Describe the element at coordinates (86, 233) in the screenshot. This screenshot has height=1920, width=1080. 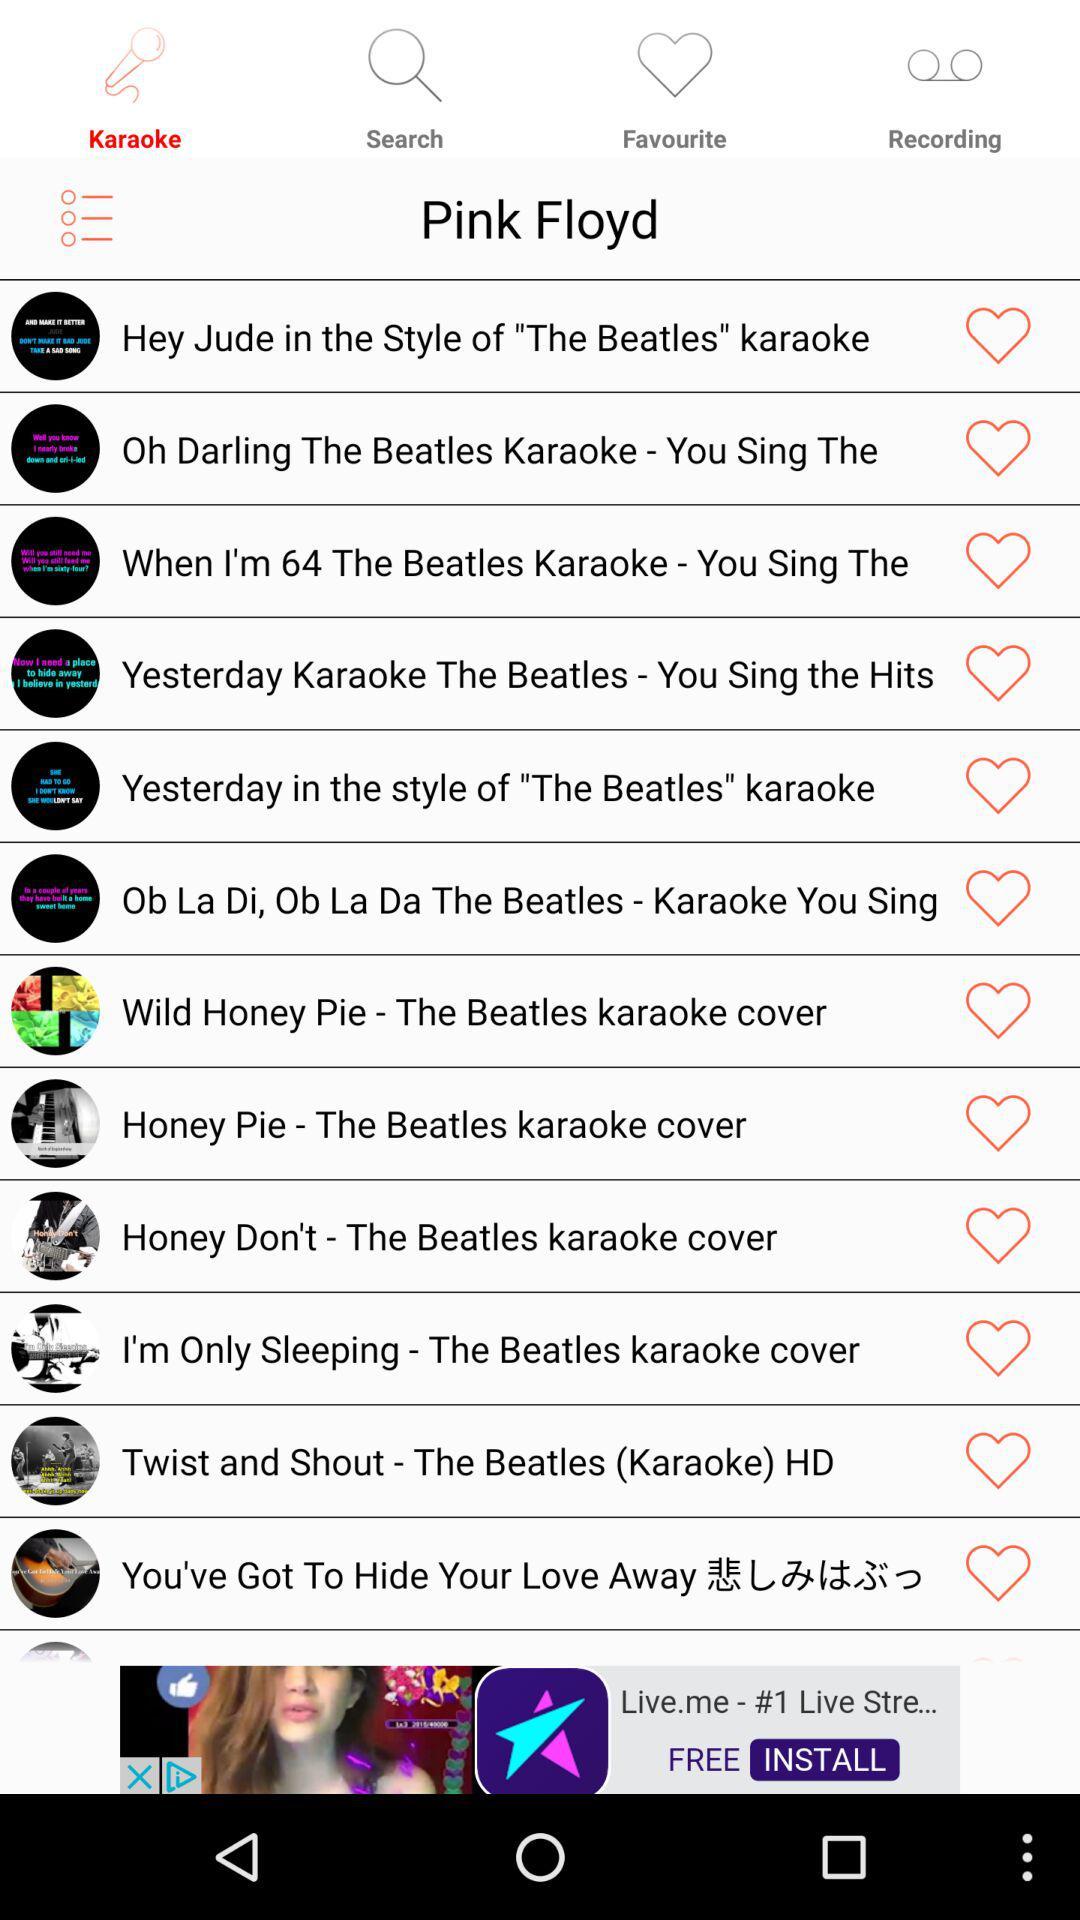
I see `the list icon` at that location.